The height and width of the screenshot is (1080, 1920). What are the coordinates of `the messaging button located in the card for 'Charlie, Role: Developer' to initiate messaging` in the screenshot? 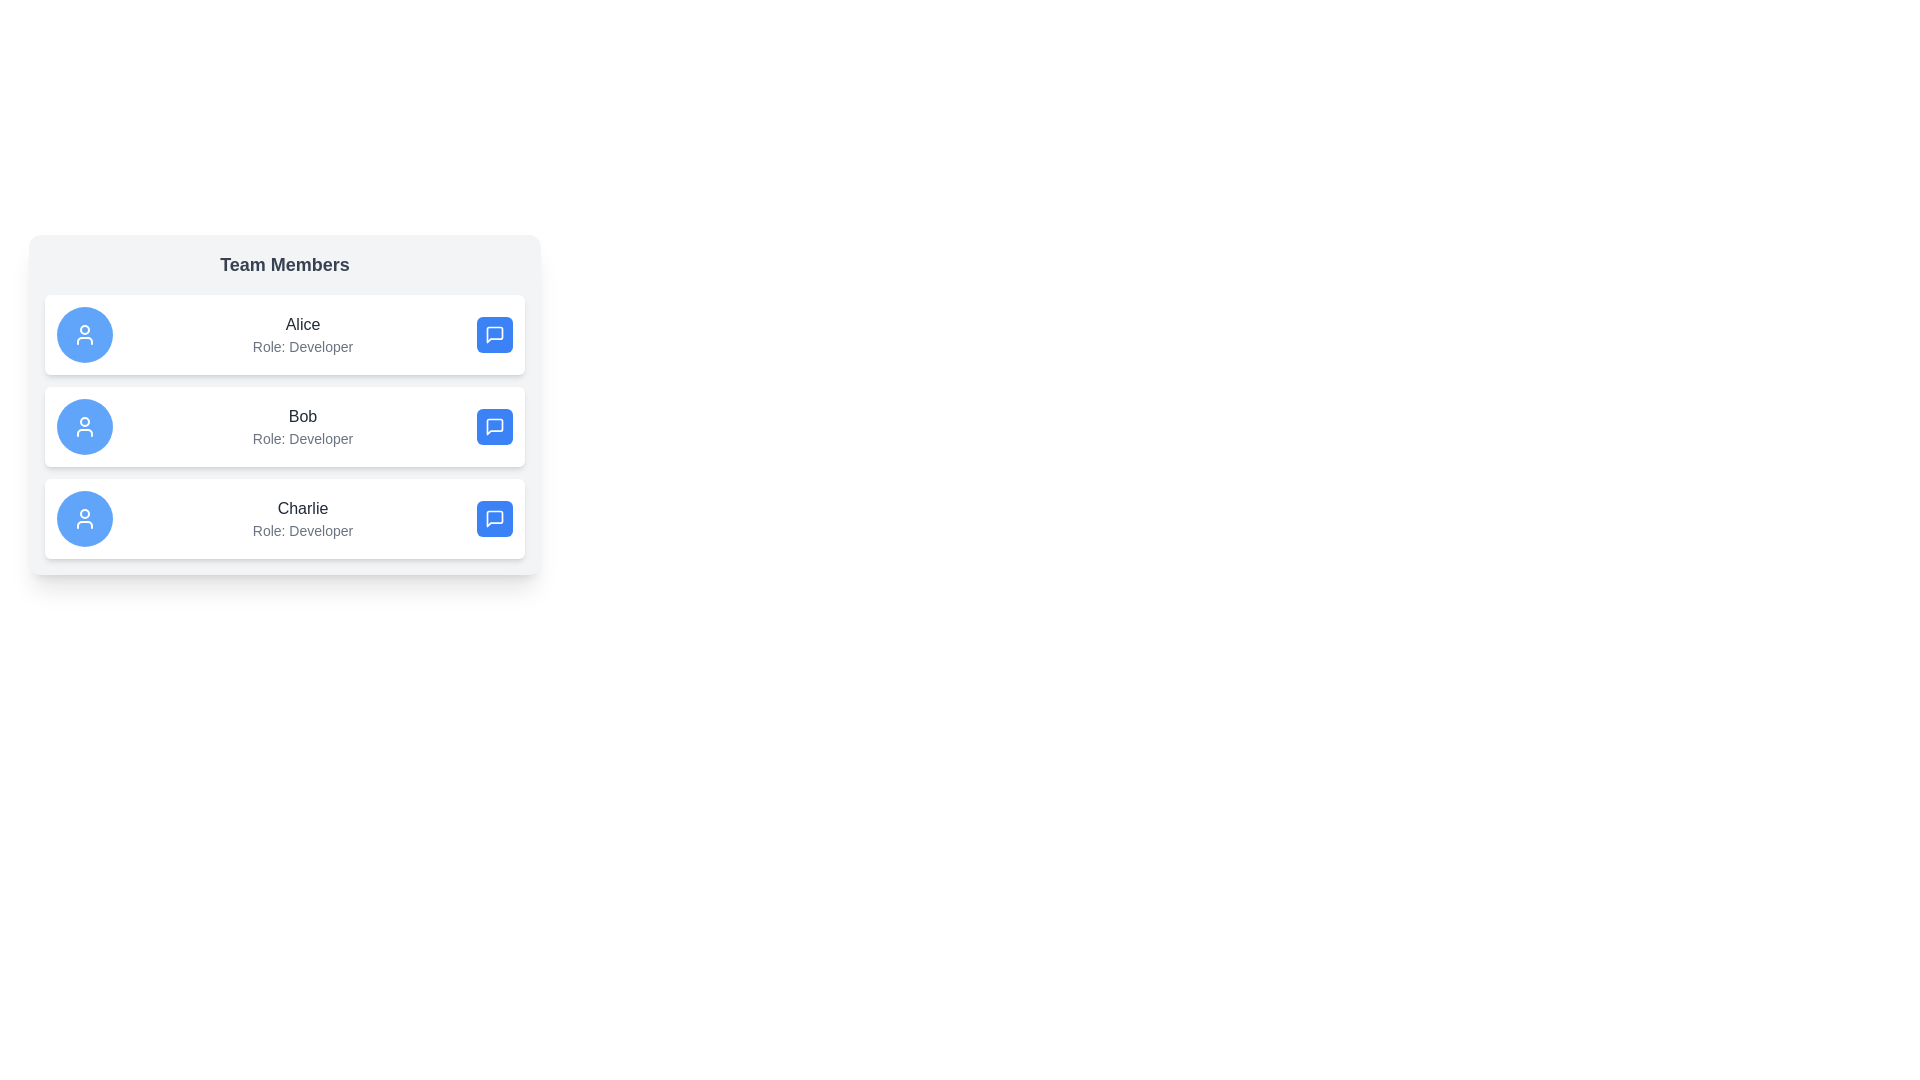 It's located at (494, 518).